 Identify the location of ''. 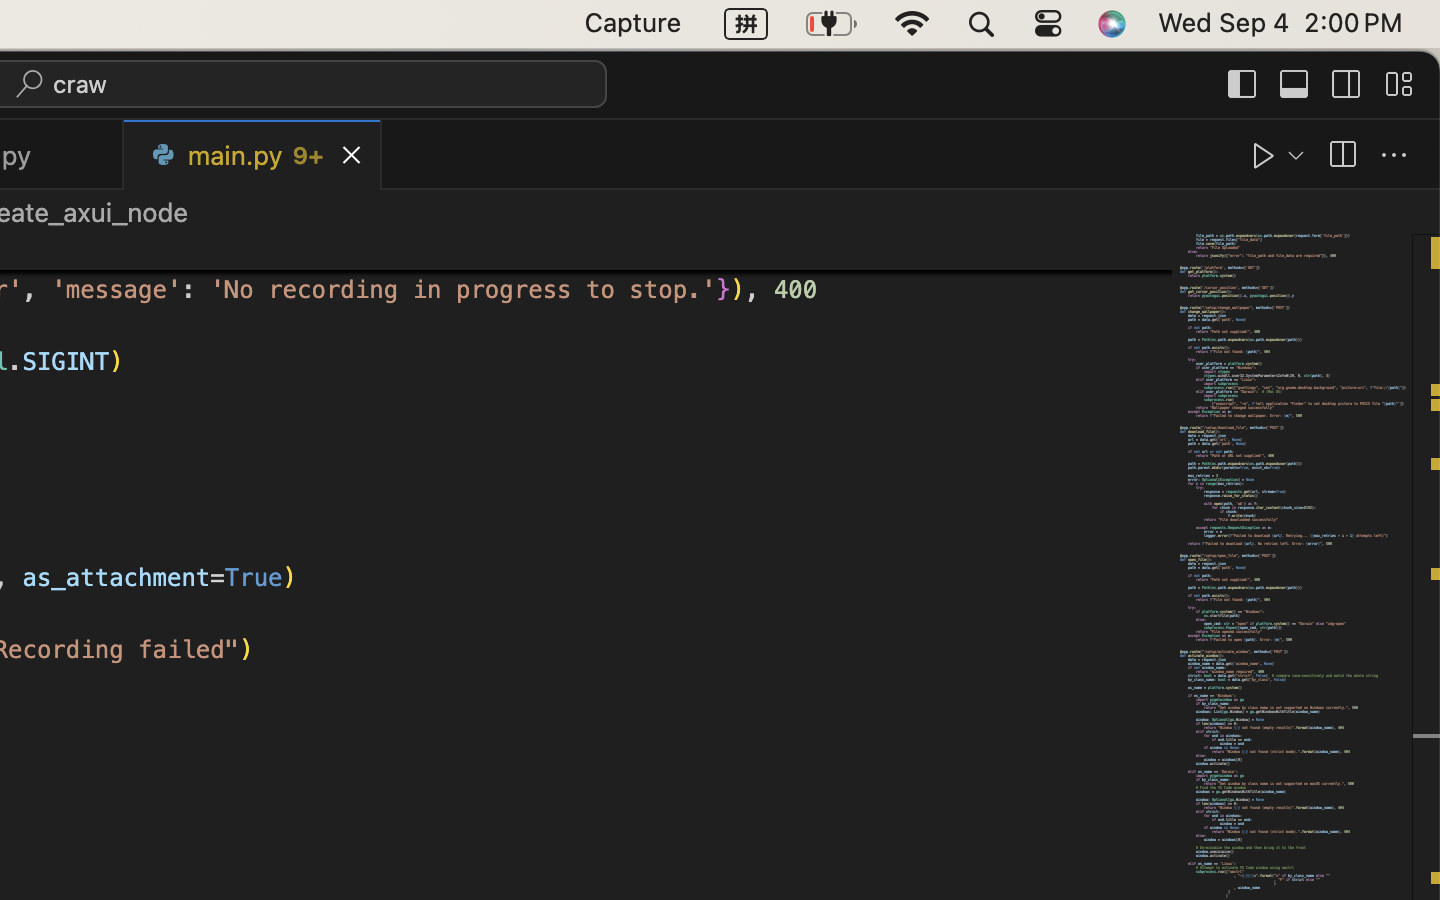
(1394, 155).